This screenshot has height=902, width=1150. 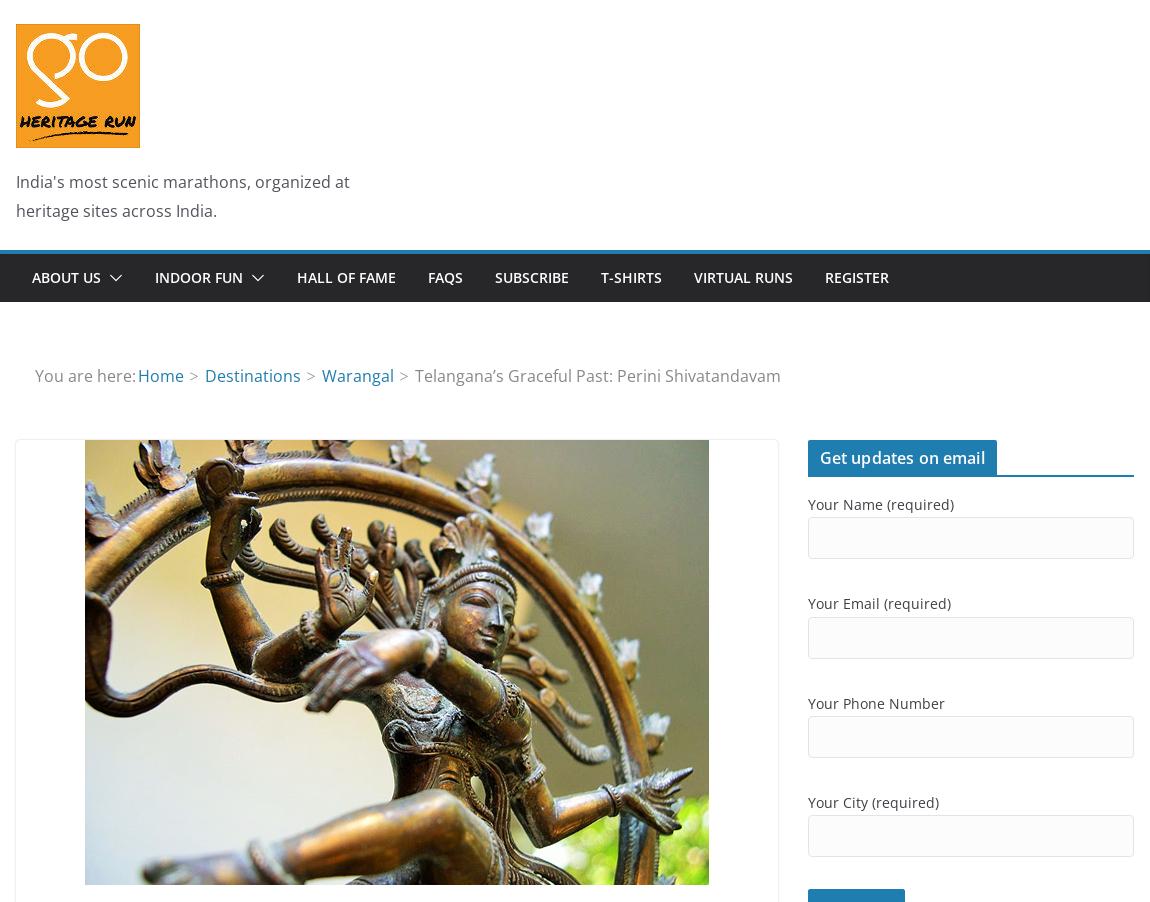 I want to click on 'Your Phone Number', so click(x=875, y=702).